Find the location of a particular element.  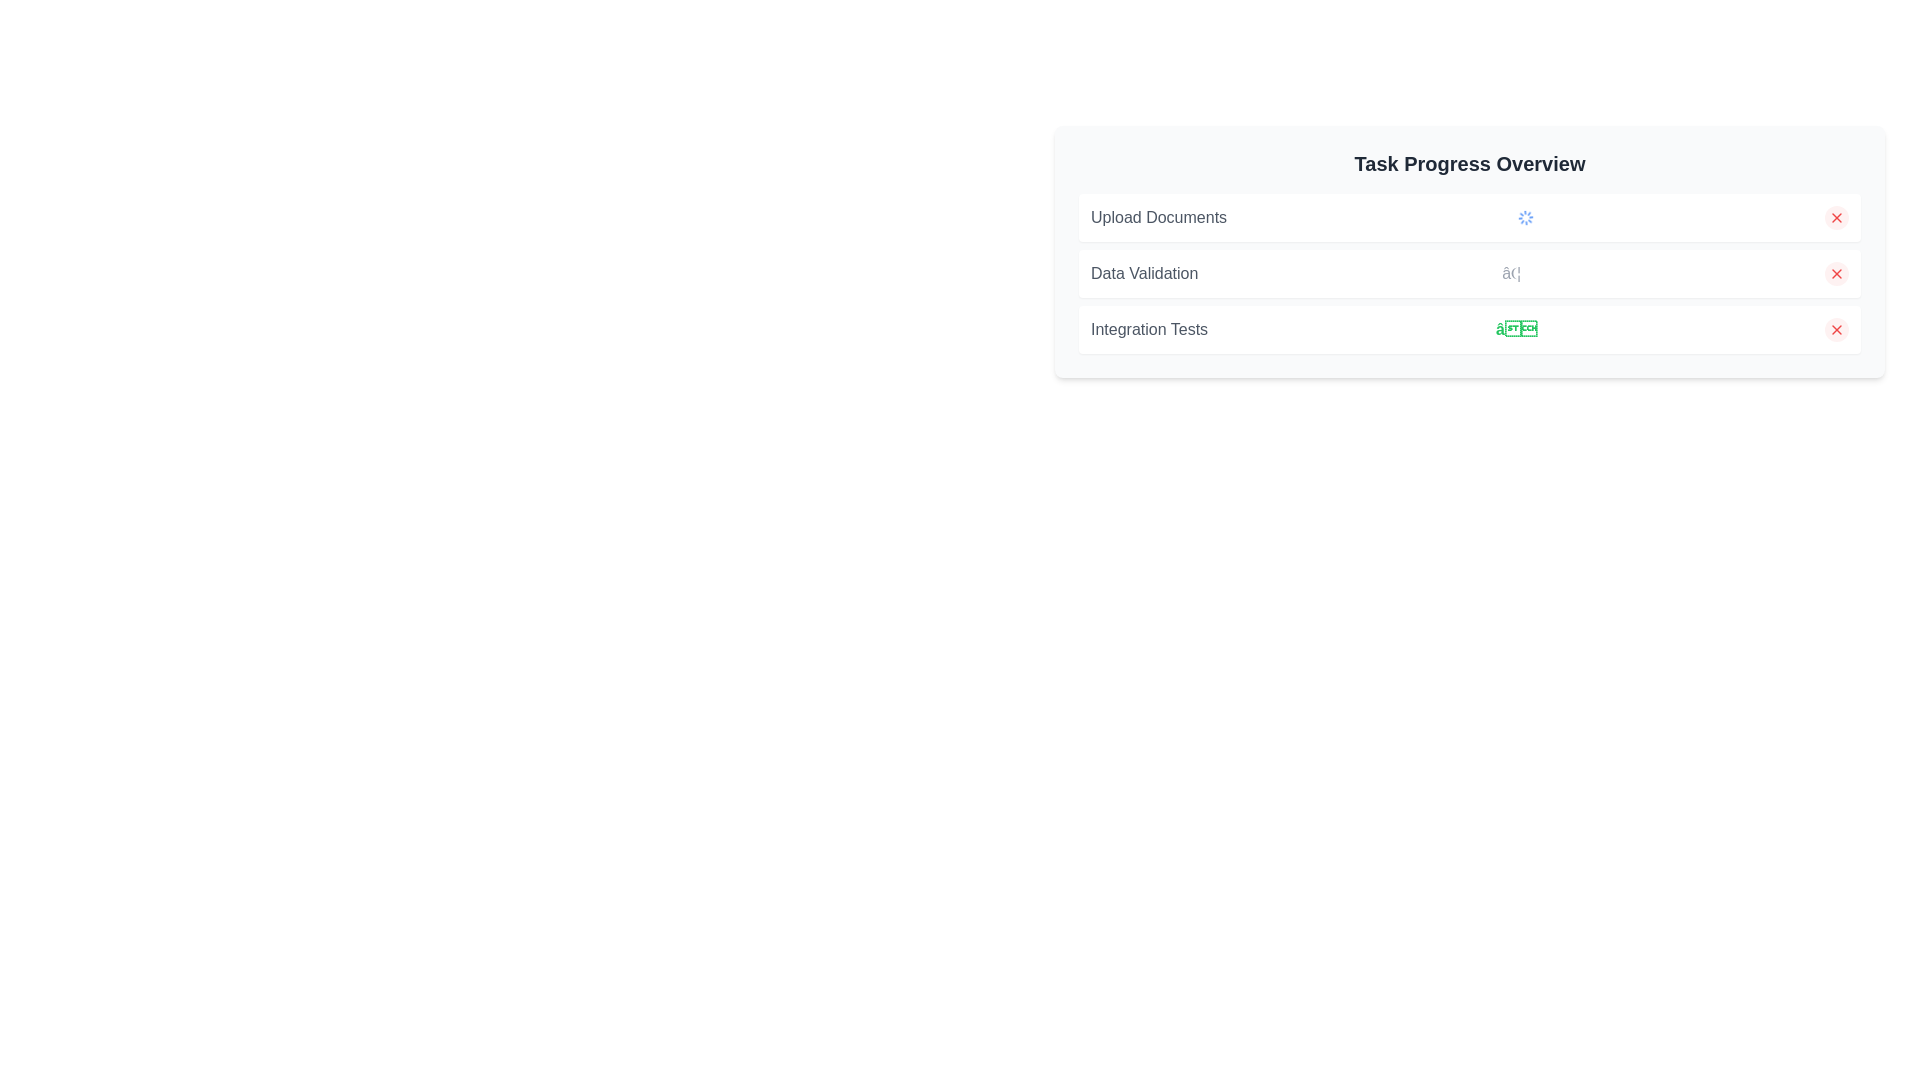

to select the 'Integration Tests' status item in the third row of the 'Task Progress Overview' list is located at coordinates (1469, 329).